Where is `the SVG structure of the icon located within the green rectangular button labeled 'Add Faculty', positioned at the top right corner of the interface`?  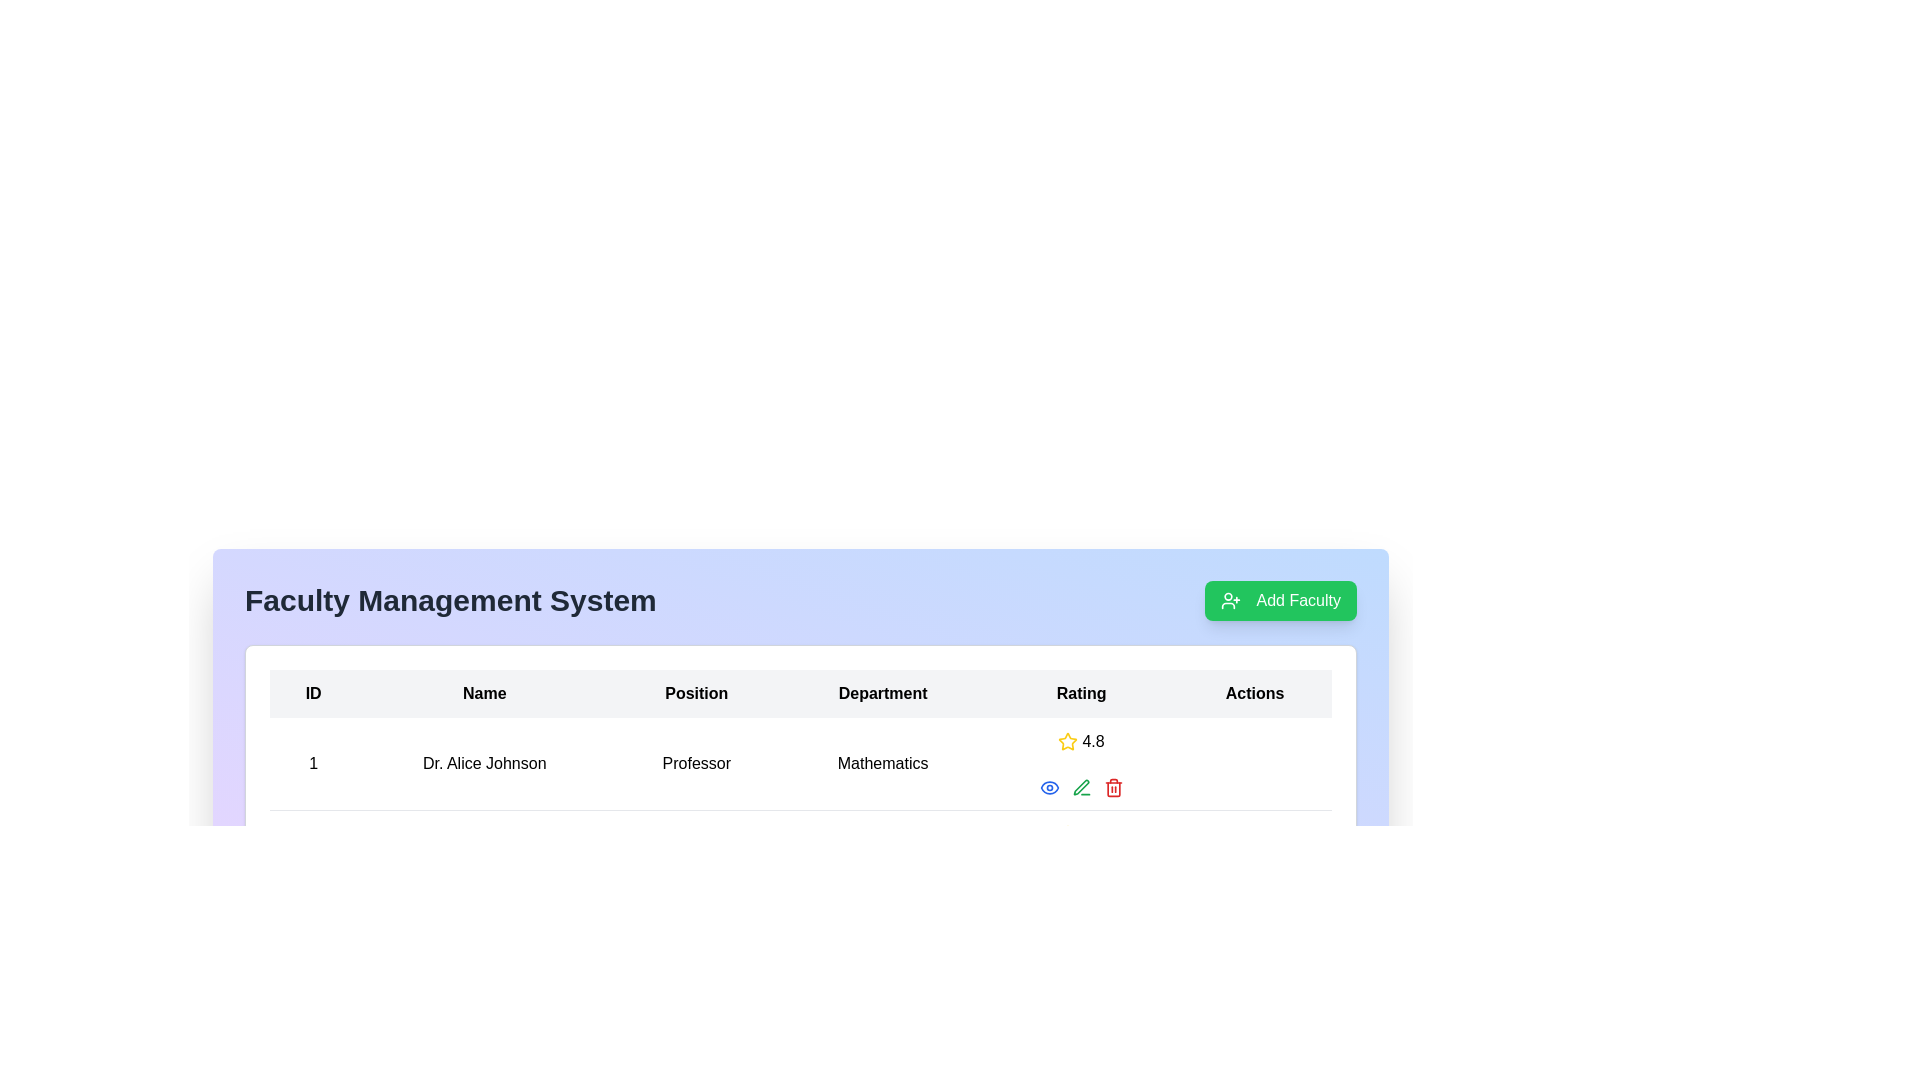 the SVG structure of the icon located within the green rectangular button labeled 'Add Faculty', positioned at the top right corner of the interface is located at coordinates (1229, 600).